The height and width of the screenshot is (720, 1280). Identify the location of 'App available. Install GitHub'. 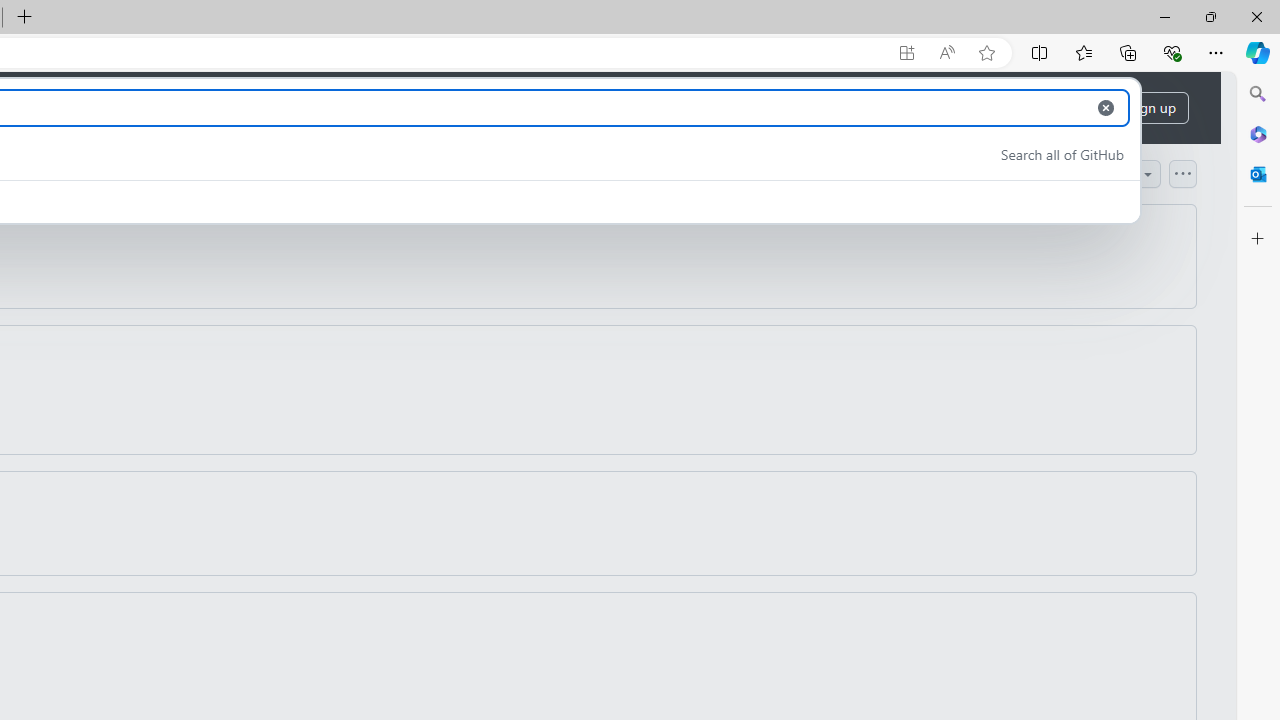
(905, 52).